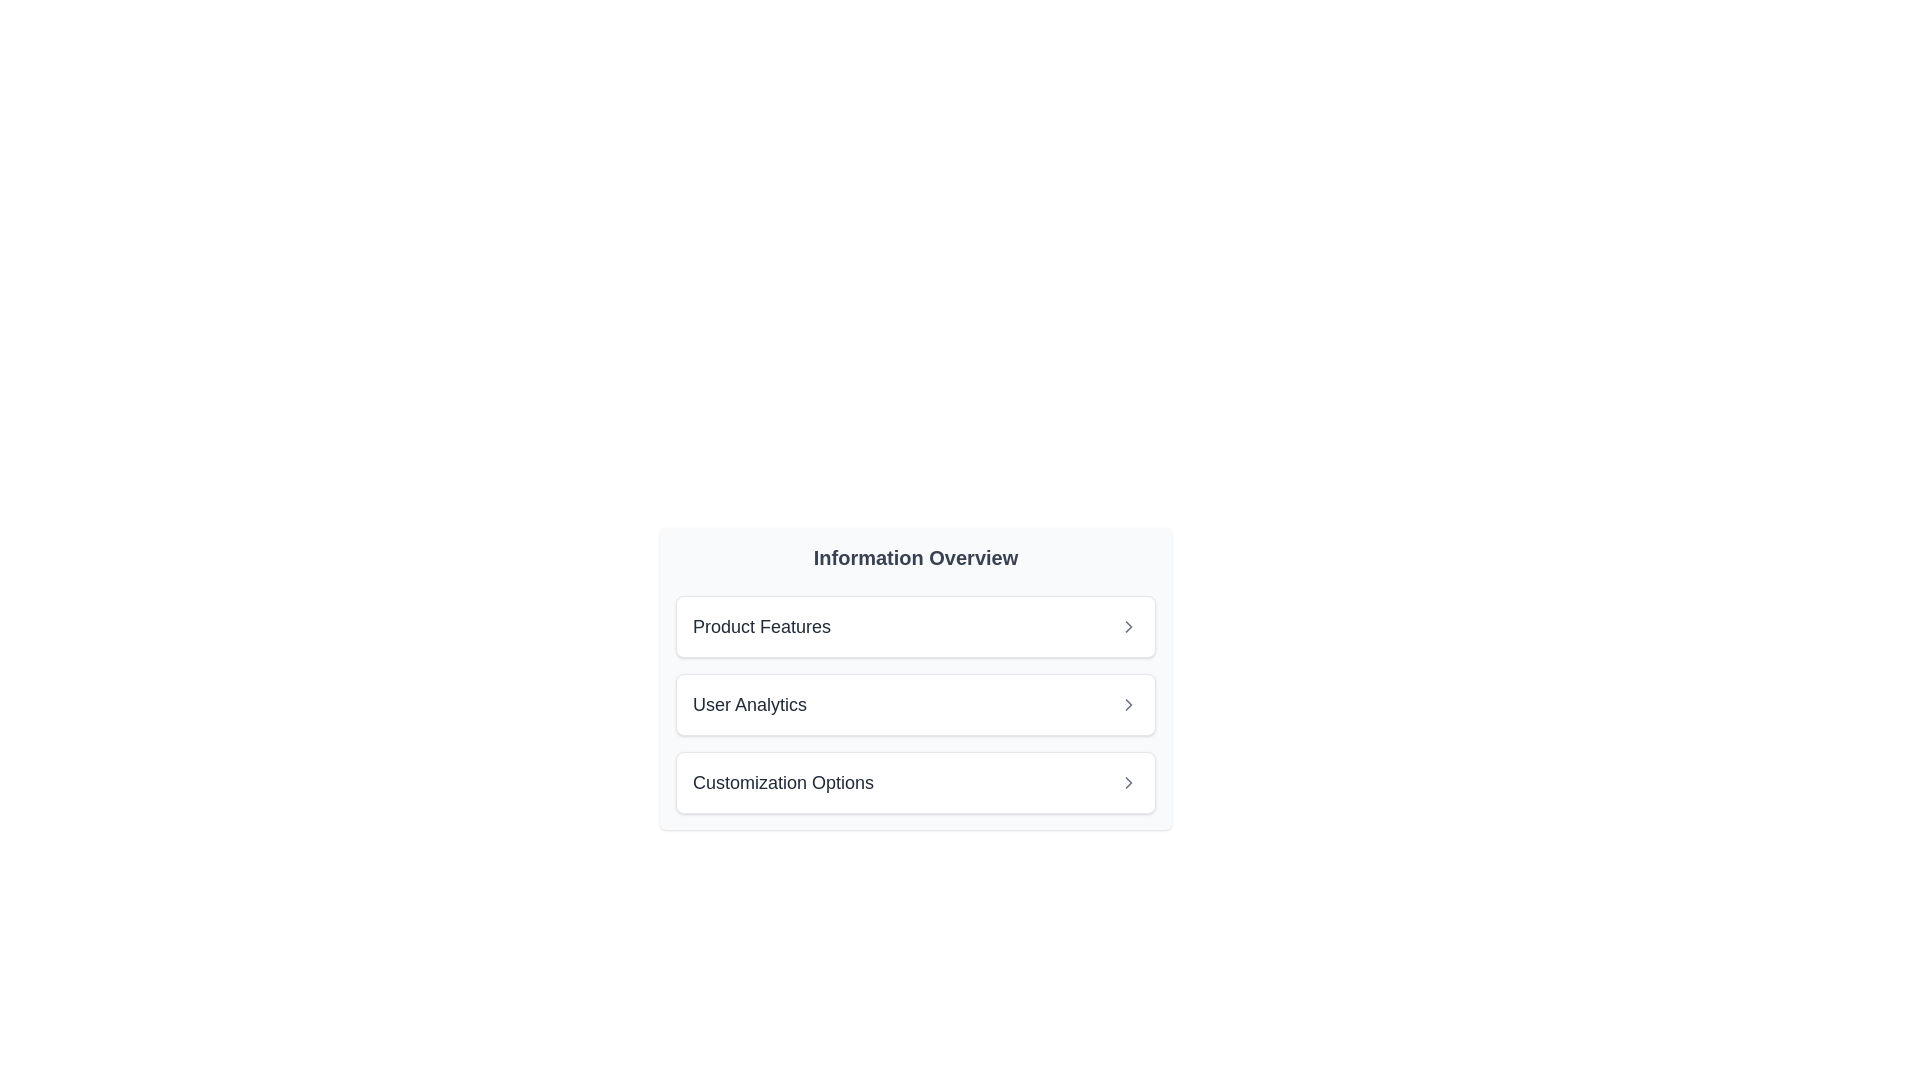  I want to click on the 'Product Features' button in the Information Overview section, so click(915, 626).